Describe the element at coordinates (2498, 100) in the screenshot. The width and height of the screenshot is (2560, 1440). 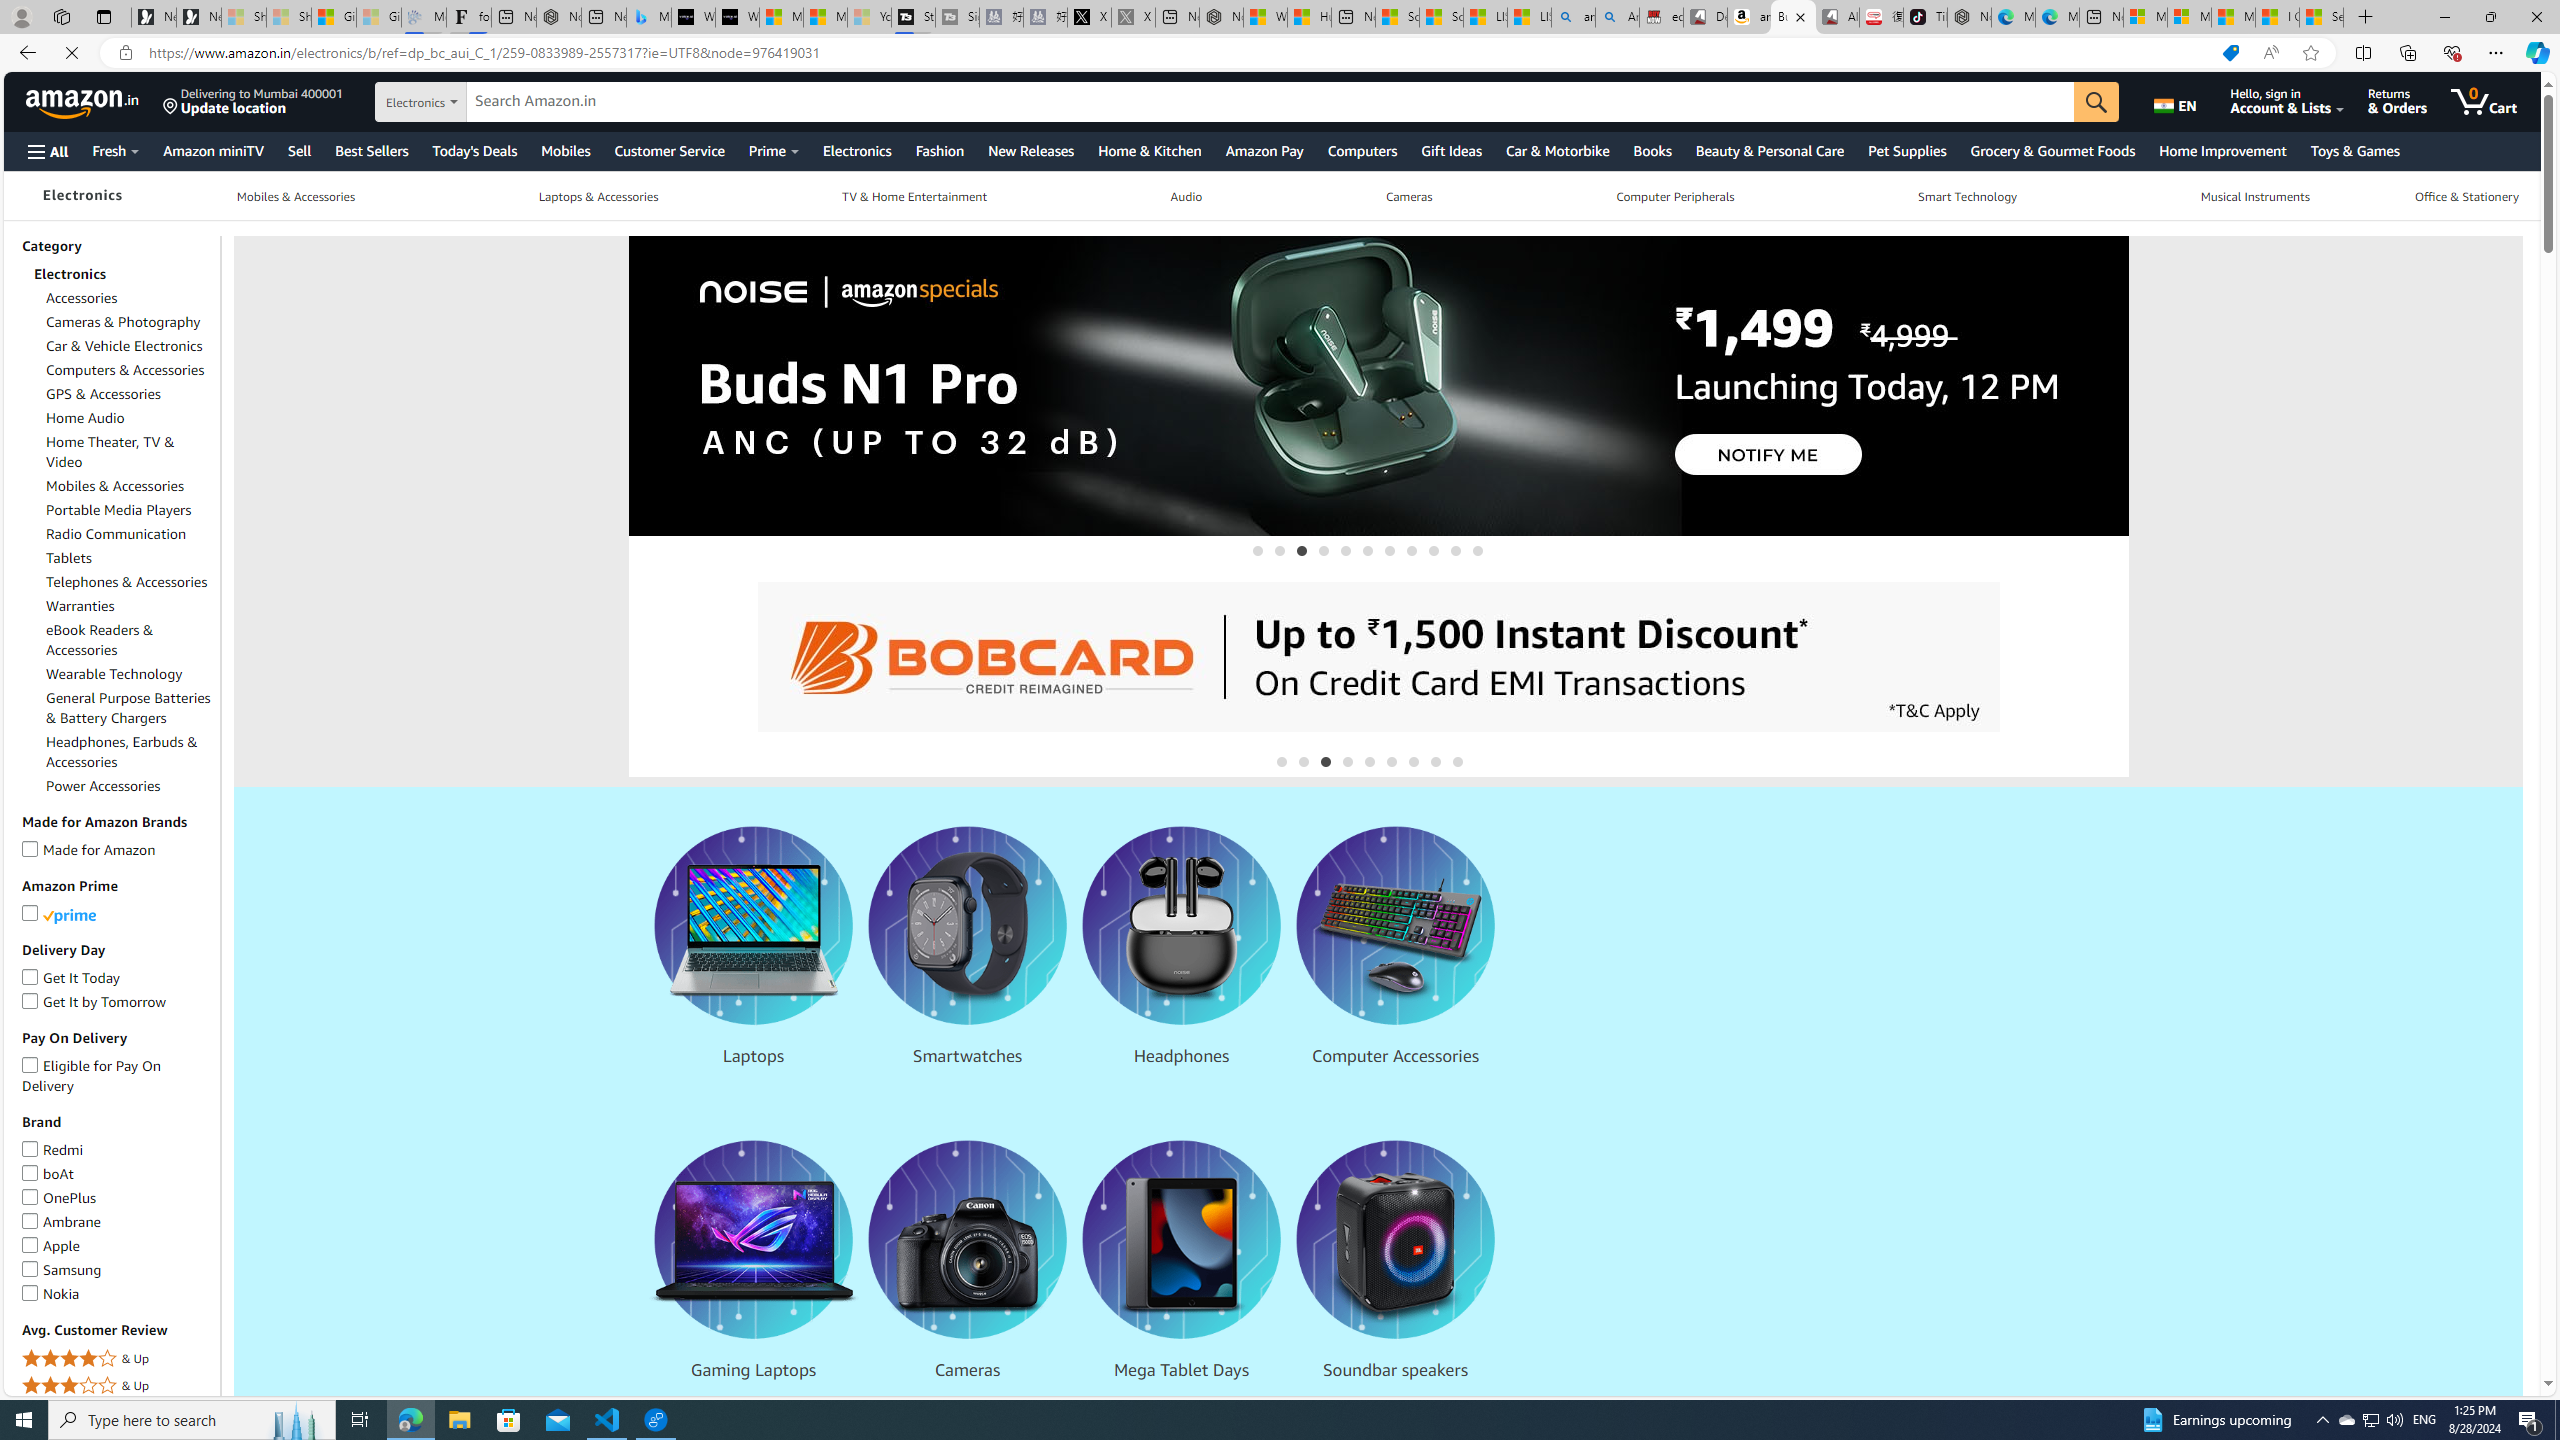
I see `'0 items in cart'` at that location.